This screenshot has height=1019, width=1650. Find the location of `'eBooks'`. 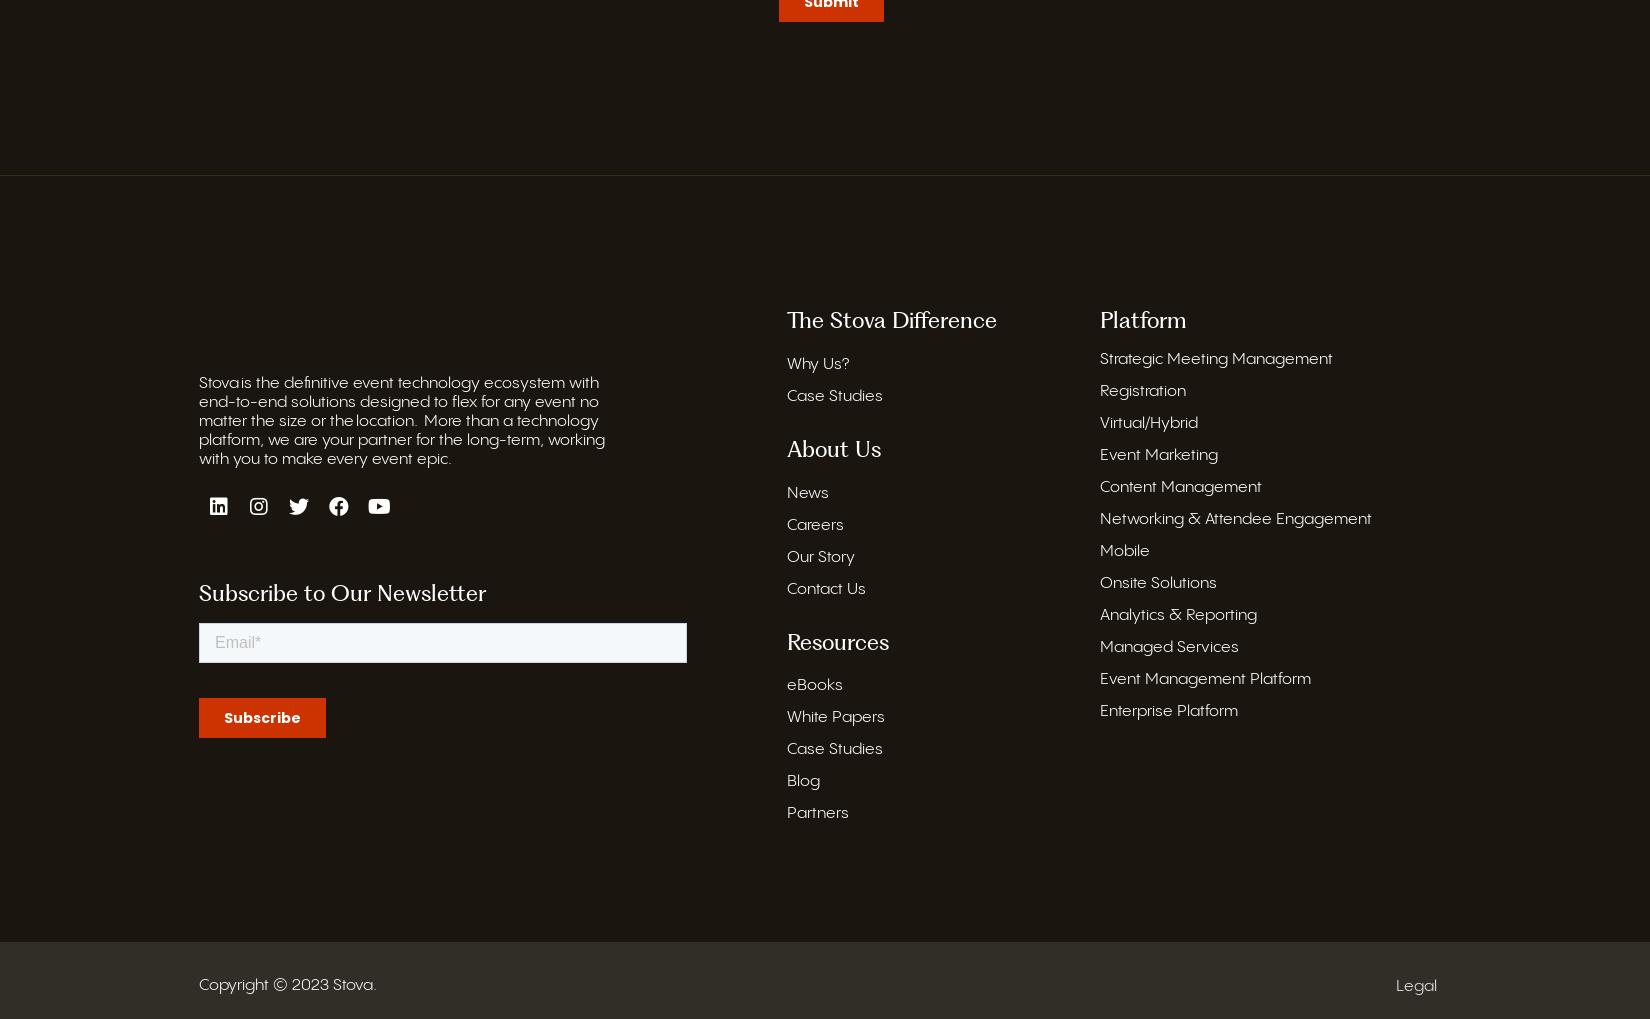

'eBooks' is located at coordinates (813, 685).